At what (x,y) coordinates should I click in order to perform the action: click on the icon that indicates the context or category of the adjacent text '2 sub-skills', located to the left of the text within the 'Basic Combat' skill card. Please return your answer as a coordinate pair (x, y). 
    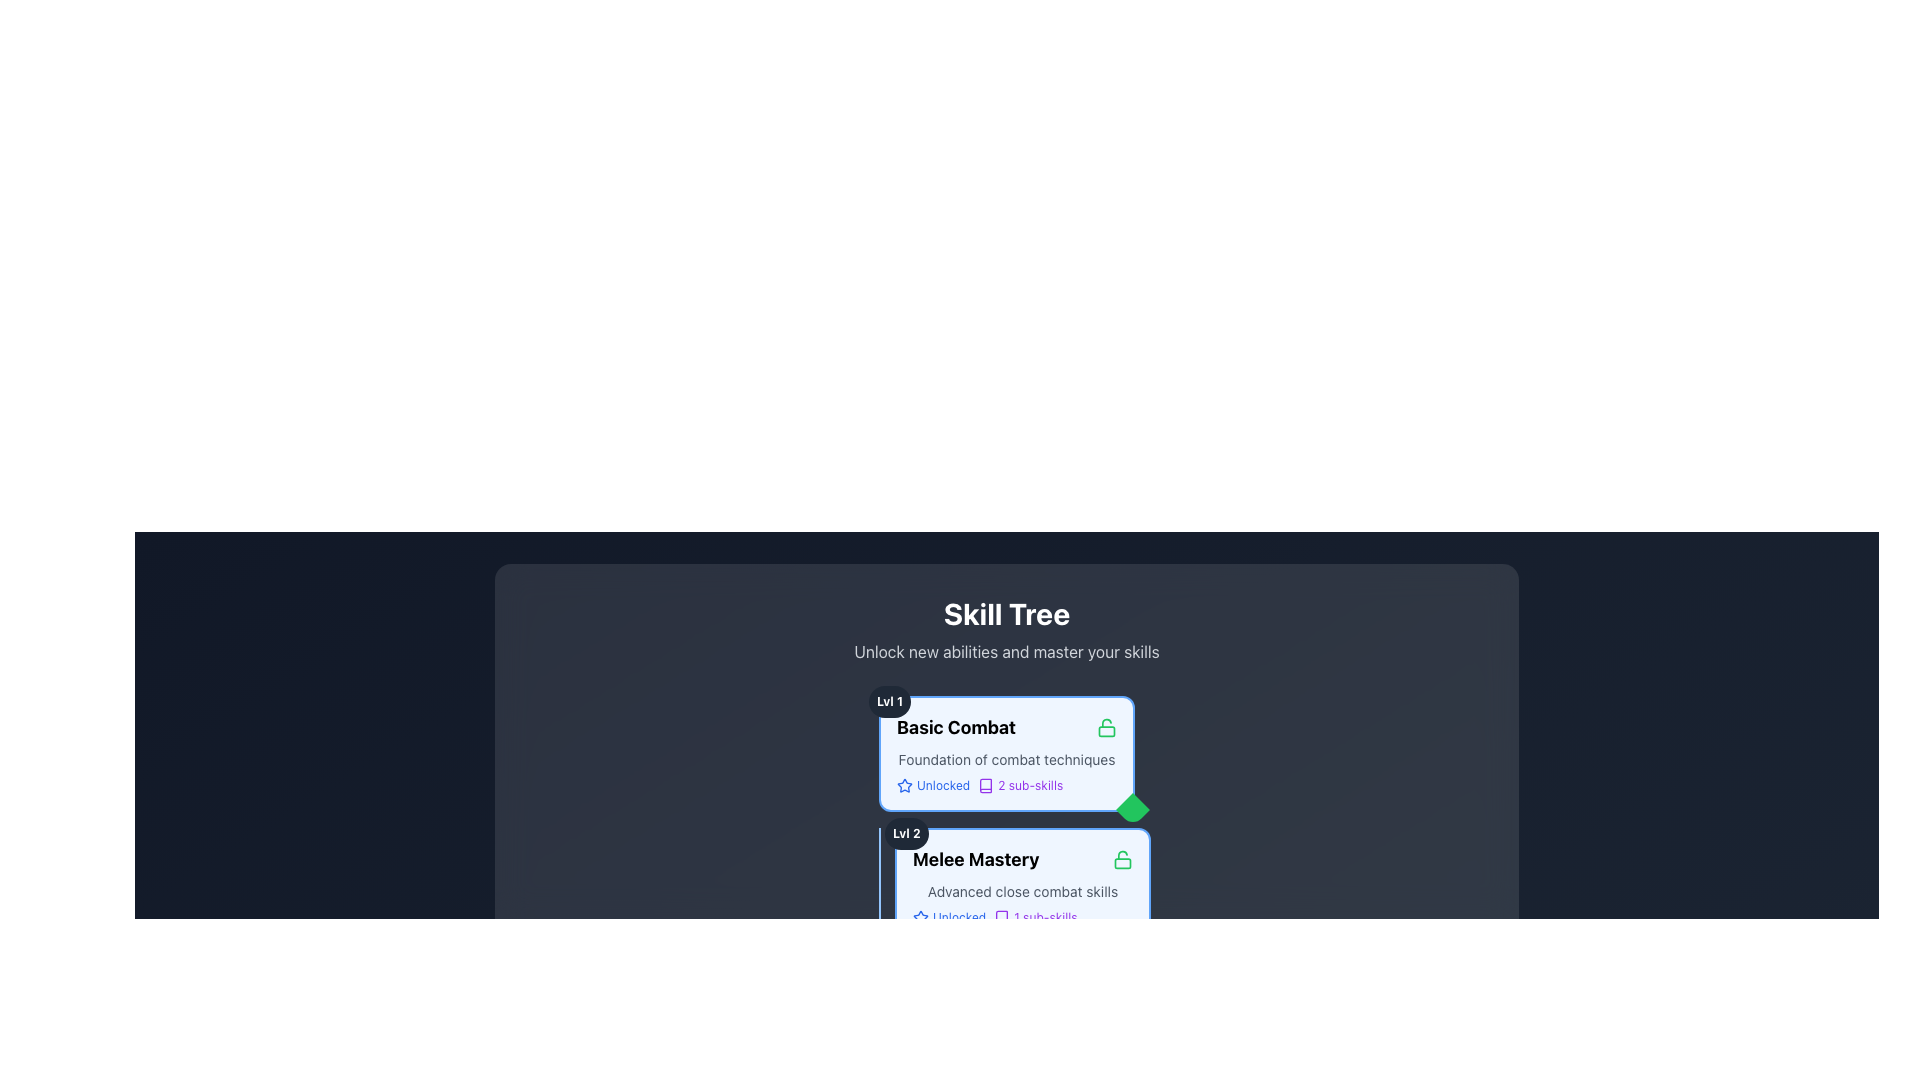
    Looking at the image, I should click on (986, 785).